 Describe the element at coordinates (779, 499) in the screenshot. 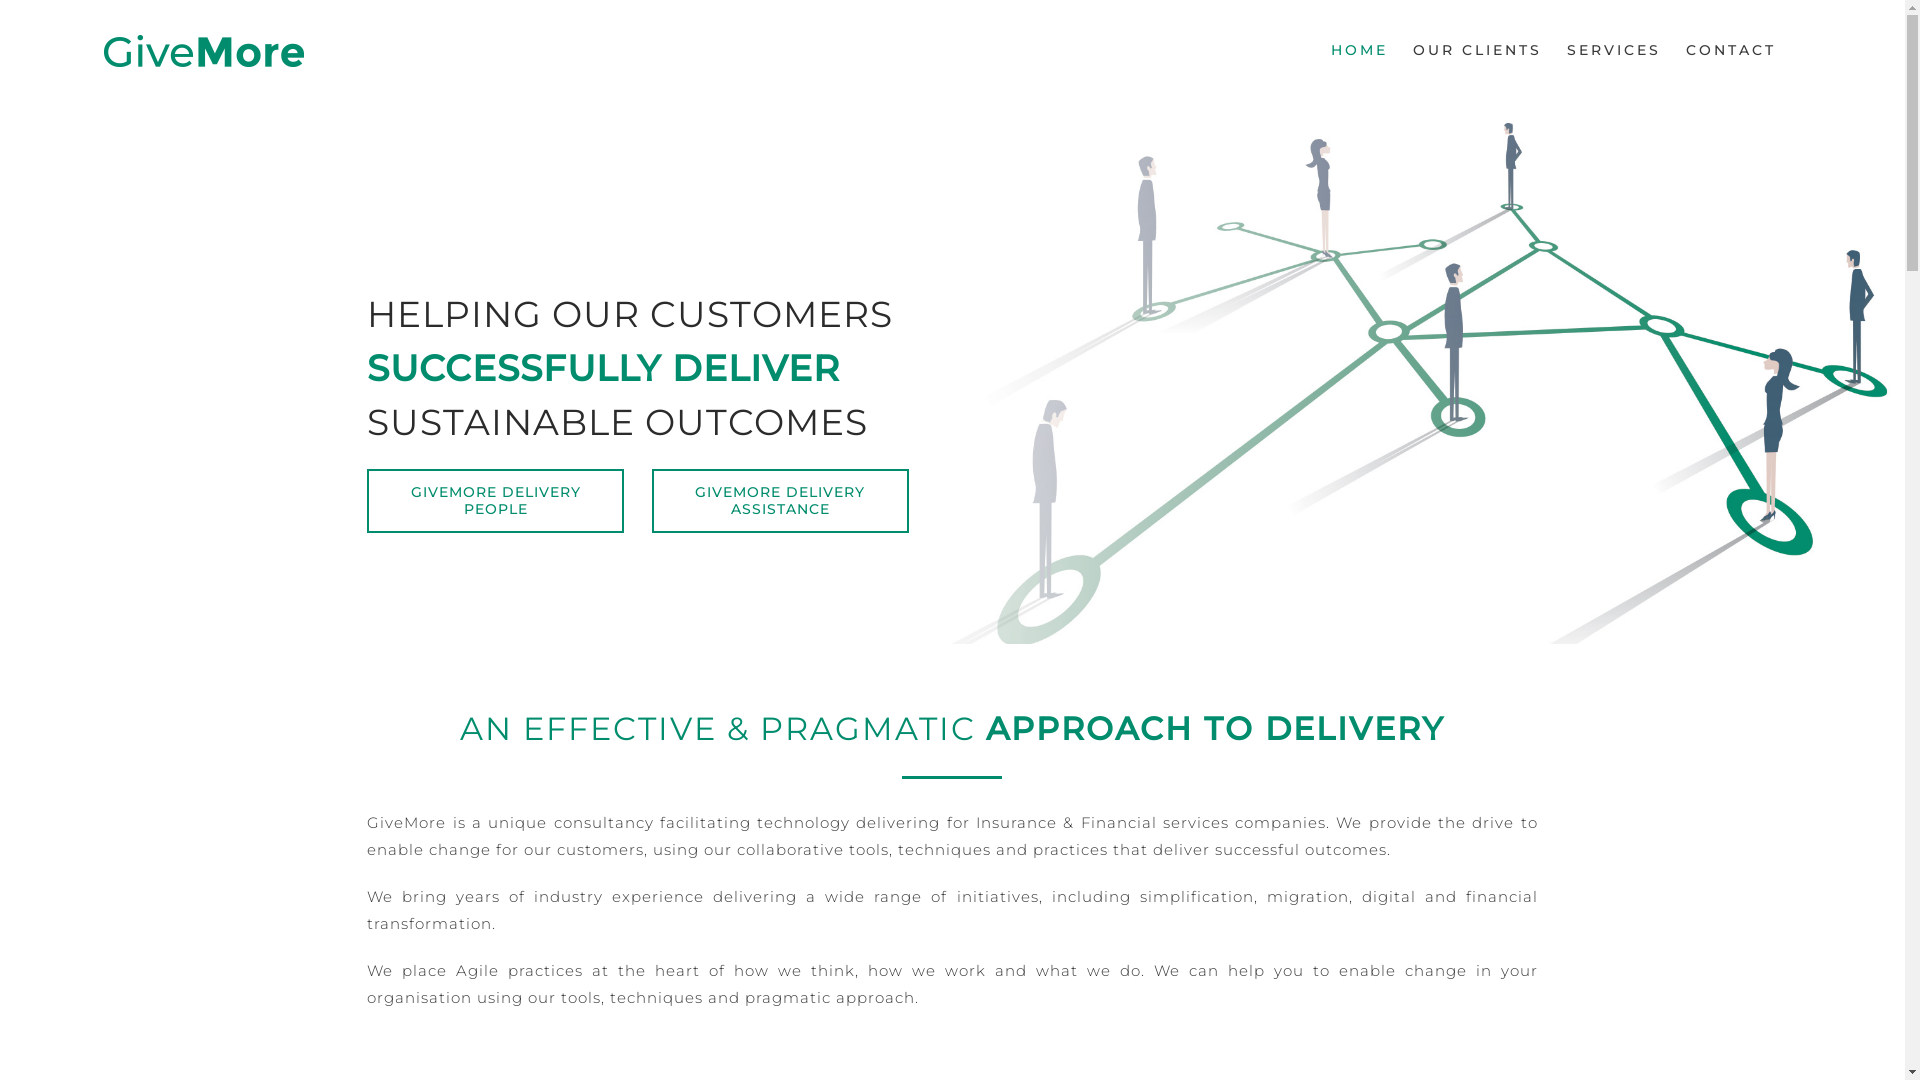

I see `'GIVEMORE DELIVERY ASSISTANCE'` at that location.